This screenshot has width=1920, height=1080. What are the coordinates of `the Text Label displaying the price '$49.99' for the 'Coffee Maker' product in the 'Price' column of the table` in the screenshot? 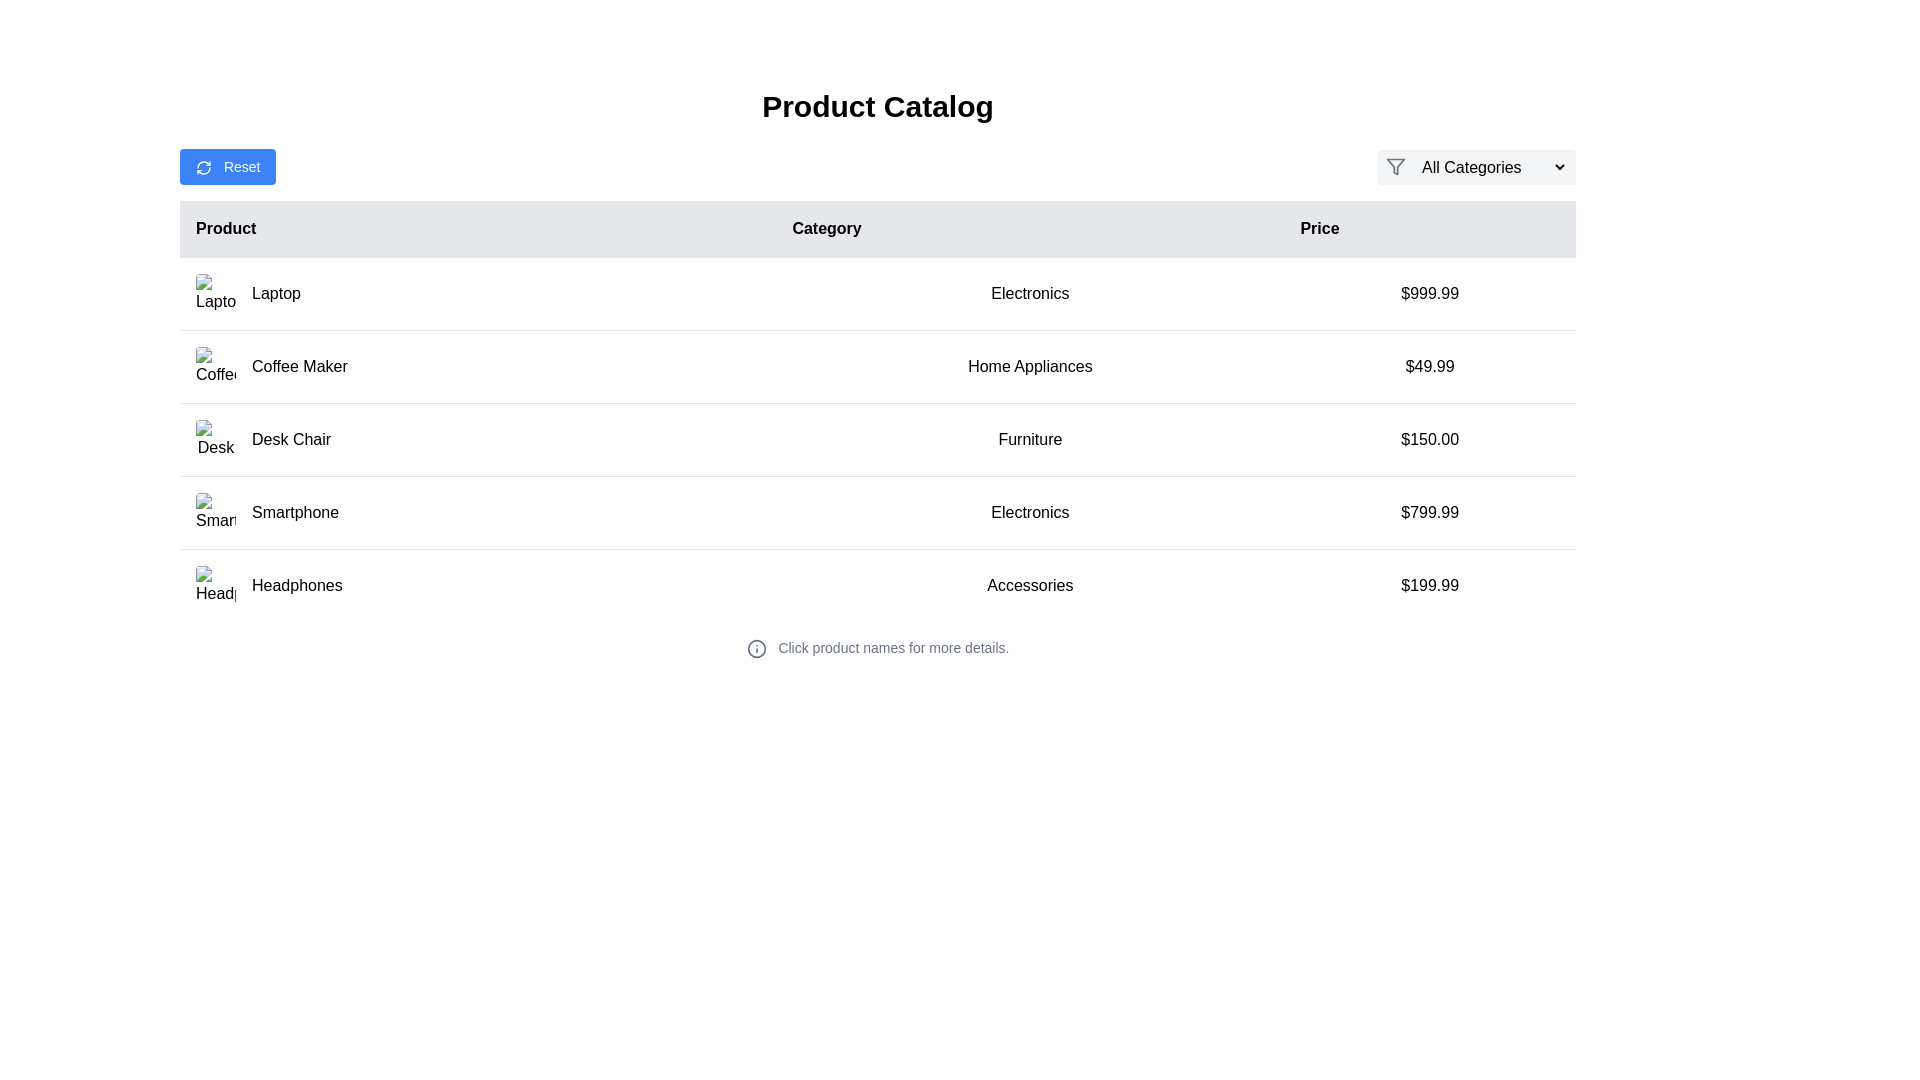 It's located at (1429, 366).